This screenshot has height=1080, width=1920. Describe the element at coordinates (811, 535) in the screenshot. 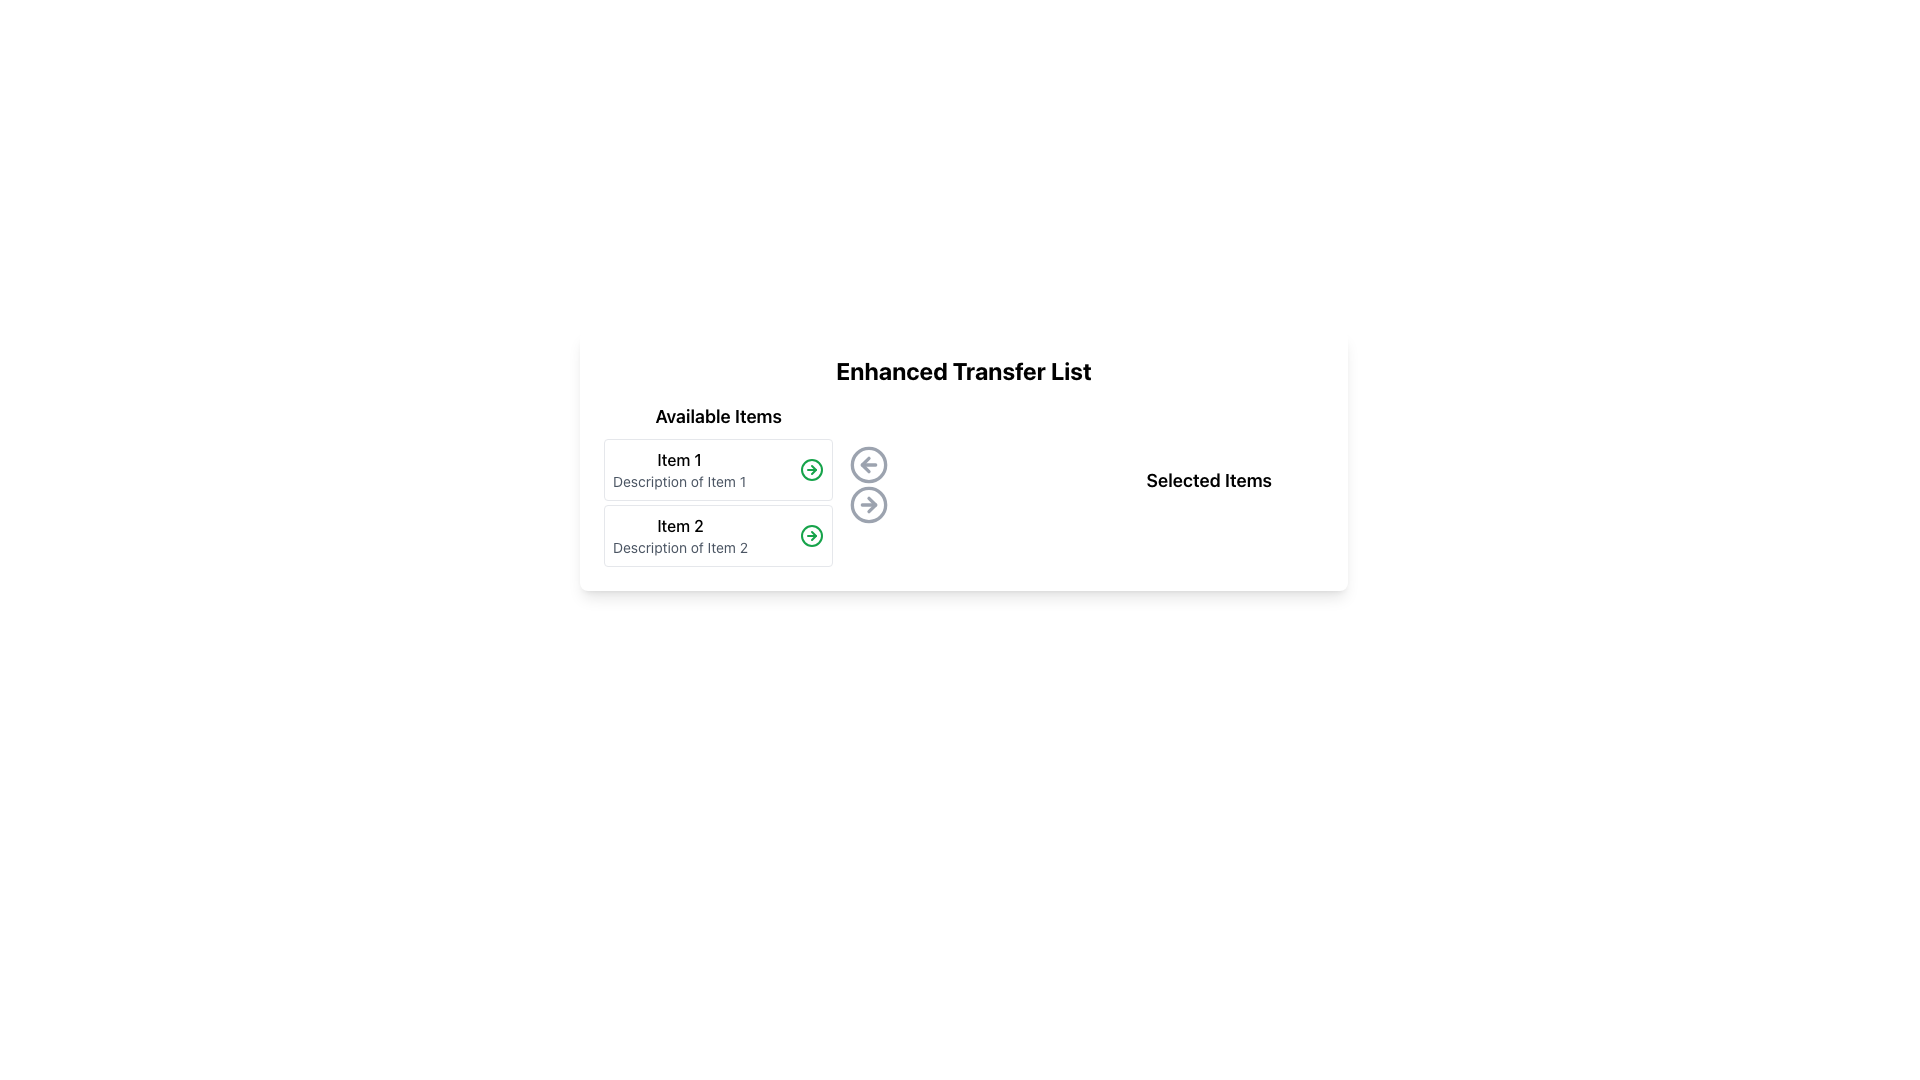

I see `the green circular arrow button located in the right section of the second list item labeled 'Item 2'` at that location.